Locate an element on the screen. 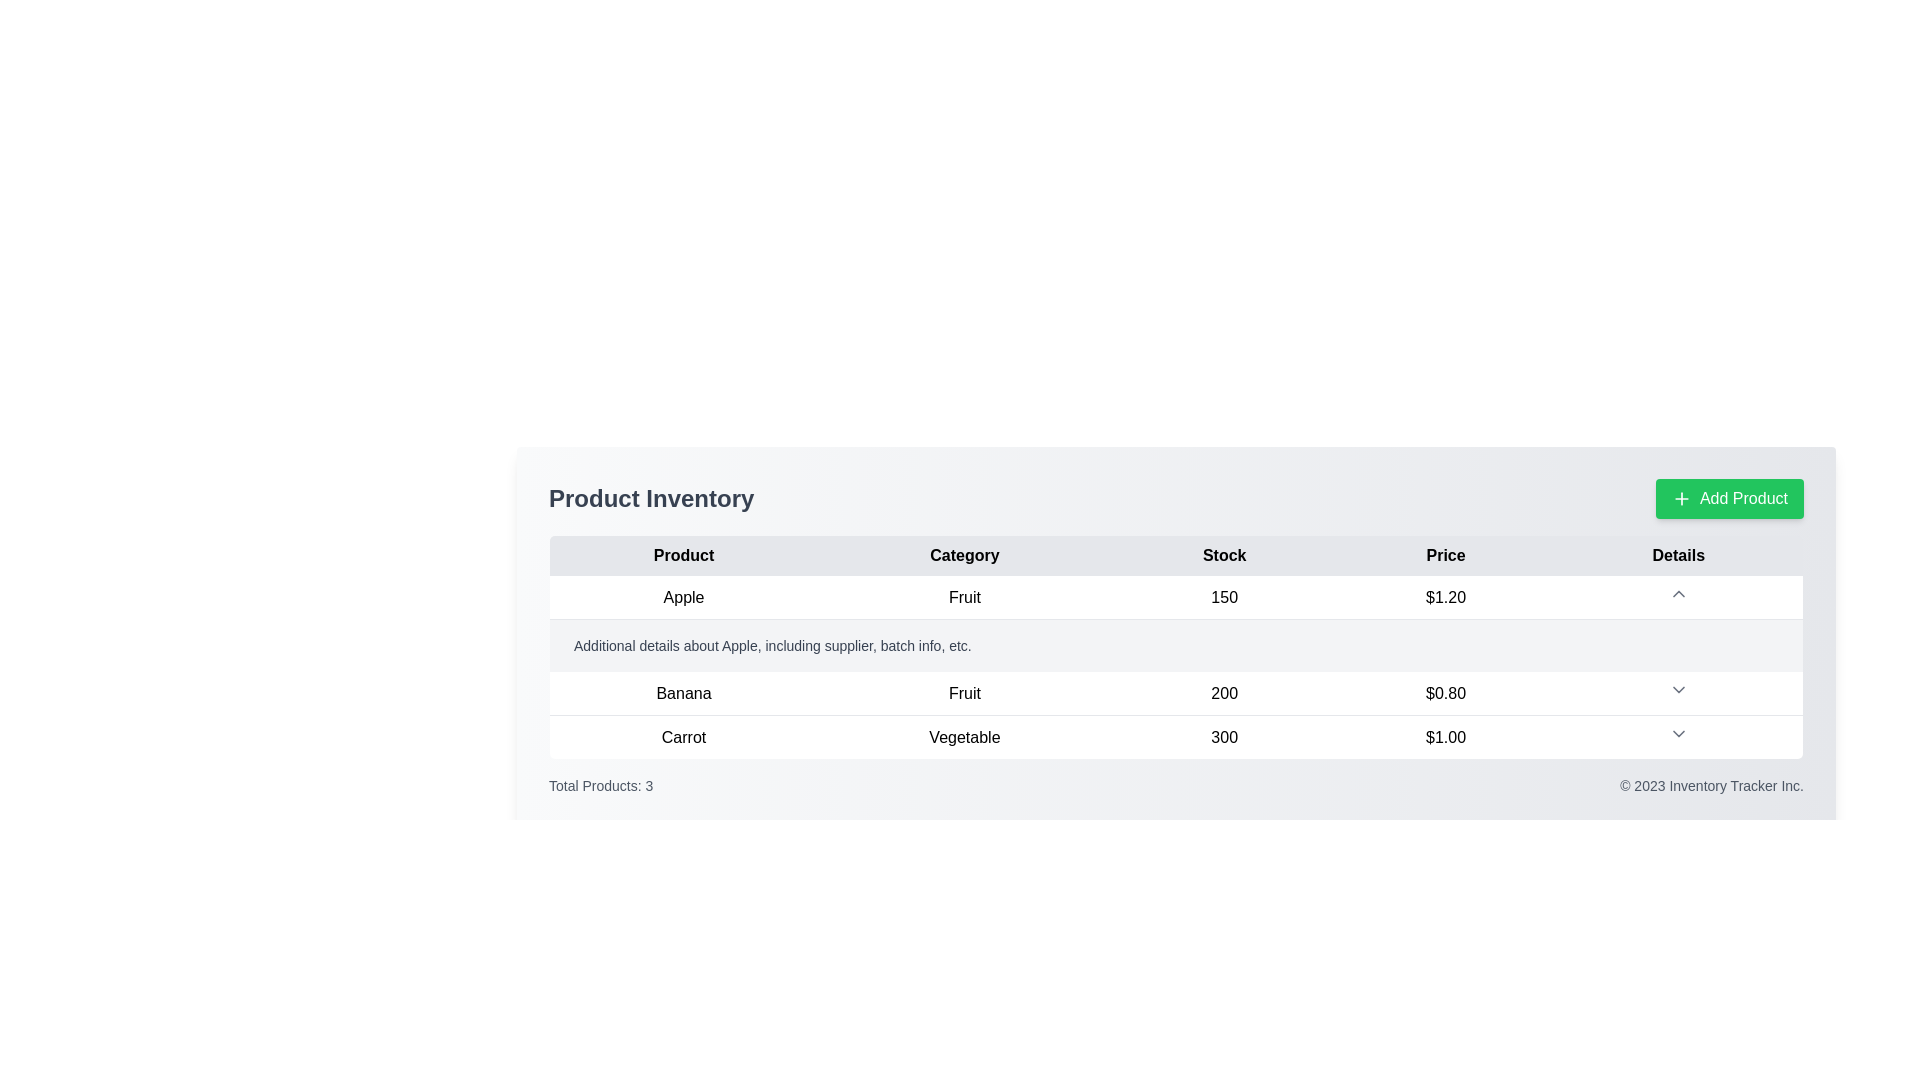 The height and width of the screenshot is (1080, 1920). the third column header label of the table, which is positioned between the 'Category' and 'Price' headers, indicating the stock of items is located at coordinates (1223, 555).